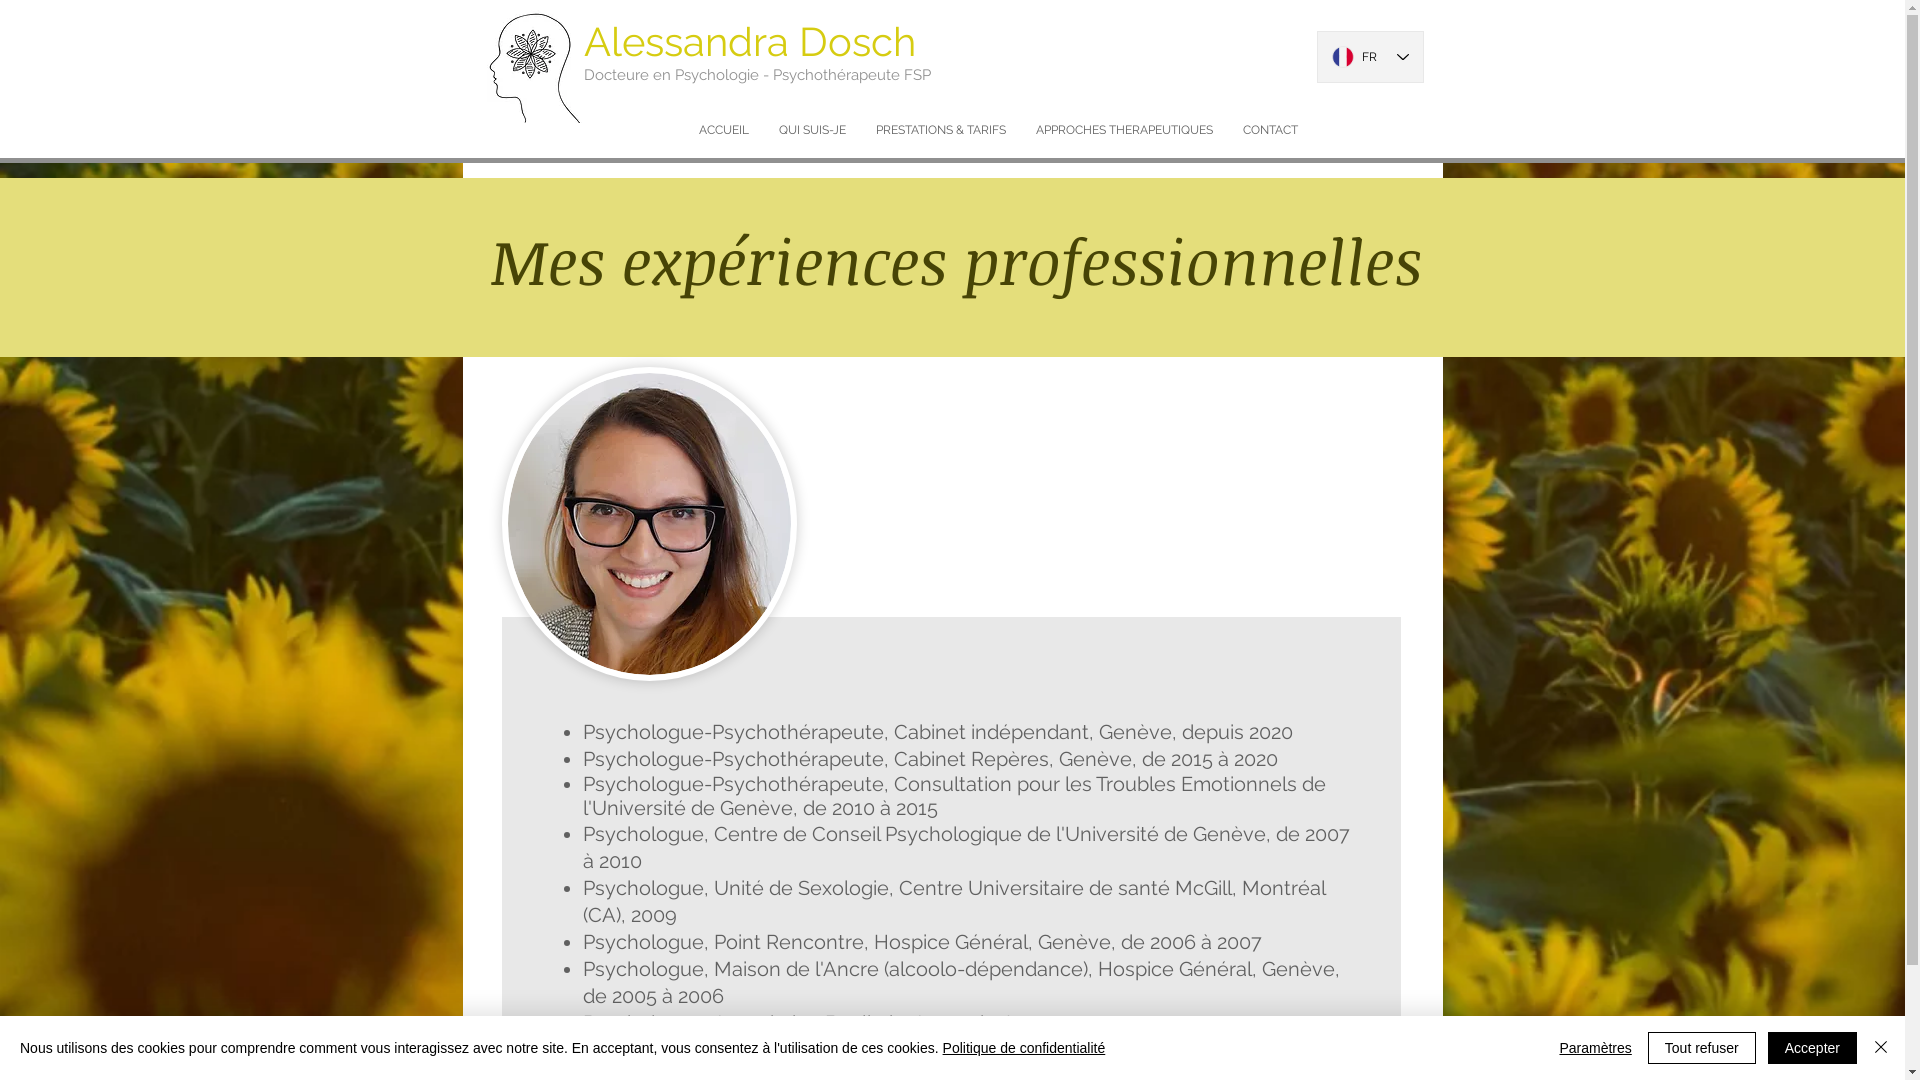 The image size is (1920, 1080). Describe the element at coordinates (1812, 1047) in the screenshot. I see `'Accepter'` at that location.